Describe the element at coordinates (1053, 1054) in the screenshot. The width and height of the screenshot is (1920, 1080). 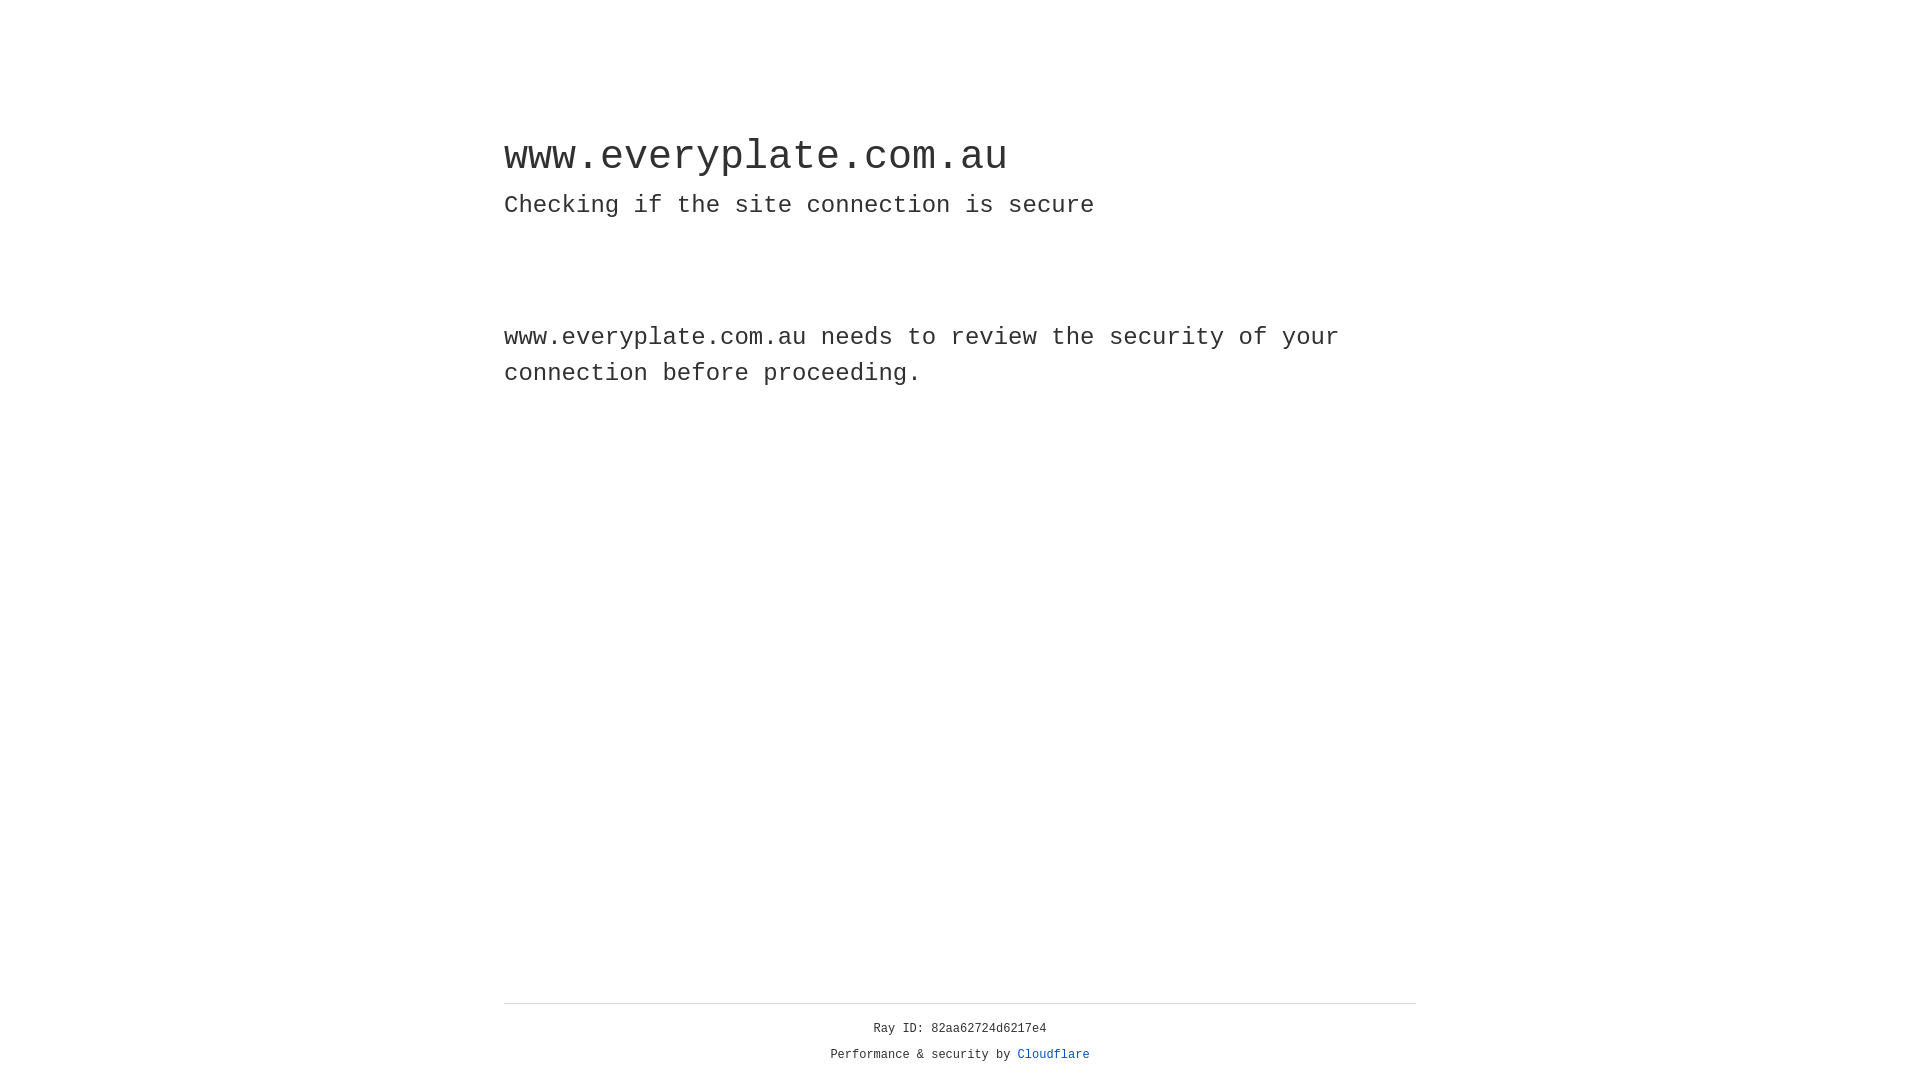
I see `'Cloudflare'` at that location.